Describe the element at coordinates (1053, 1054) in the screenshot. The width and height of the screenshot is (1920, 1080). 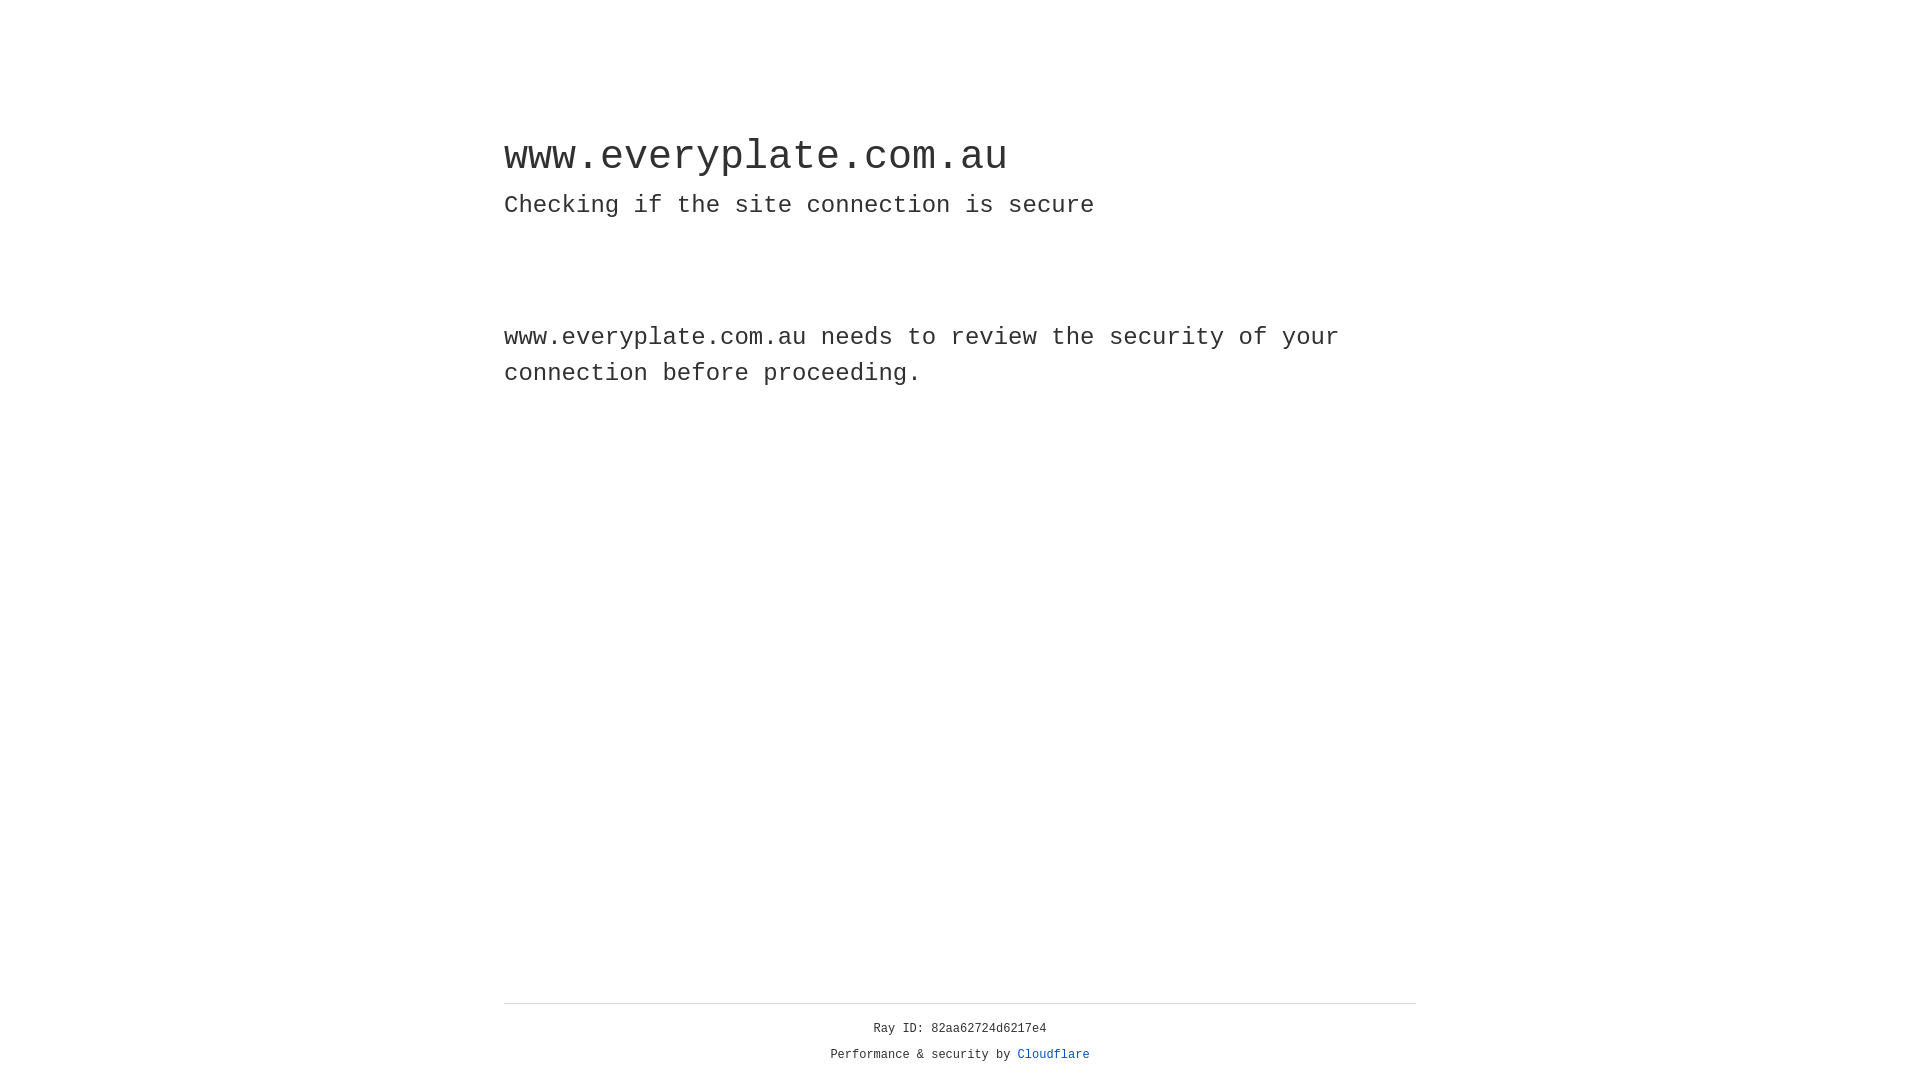
I see `'Cloudflare'` at that location.